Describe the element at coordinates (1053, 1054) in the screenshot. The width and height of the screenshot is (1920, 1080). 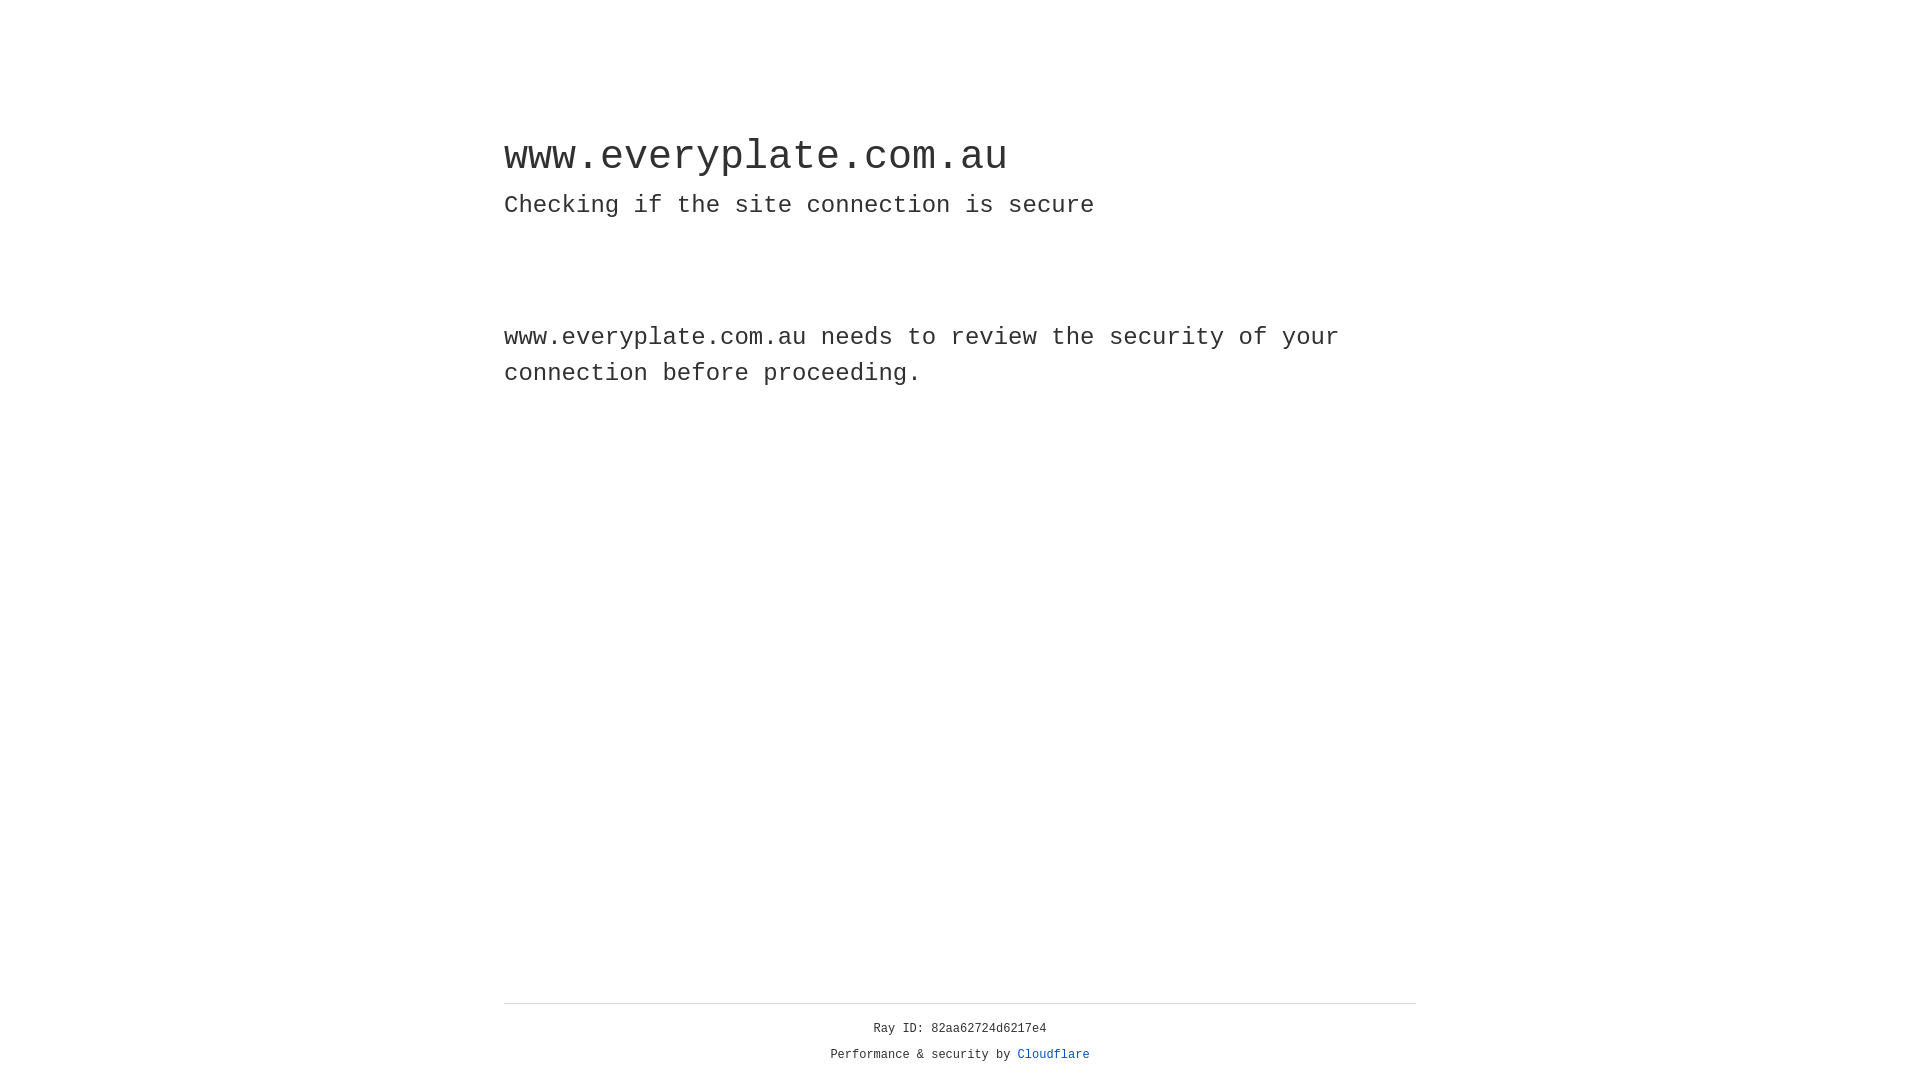
I see `'Cloudflare'` at that location.